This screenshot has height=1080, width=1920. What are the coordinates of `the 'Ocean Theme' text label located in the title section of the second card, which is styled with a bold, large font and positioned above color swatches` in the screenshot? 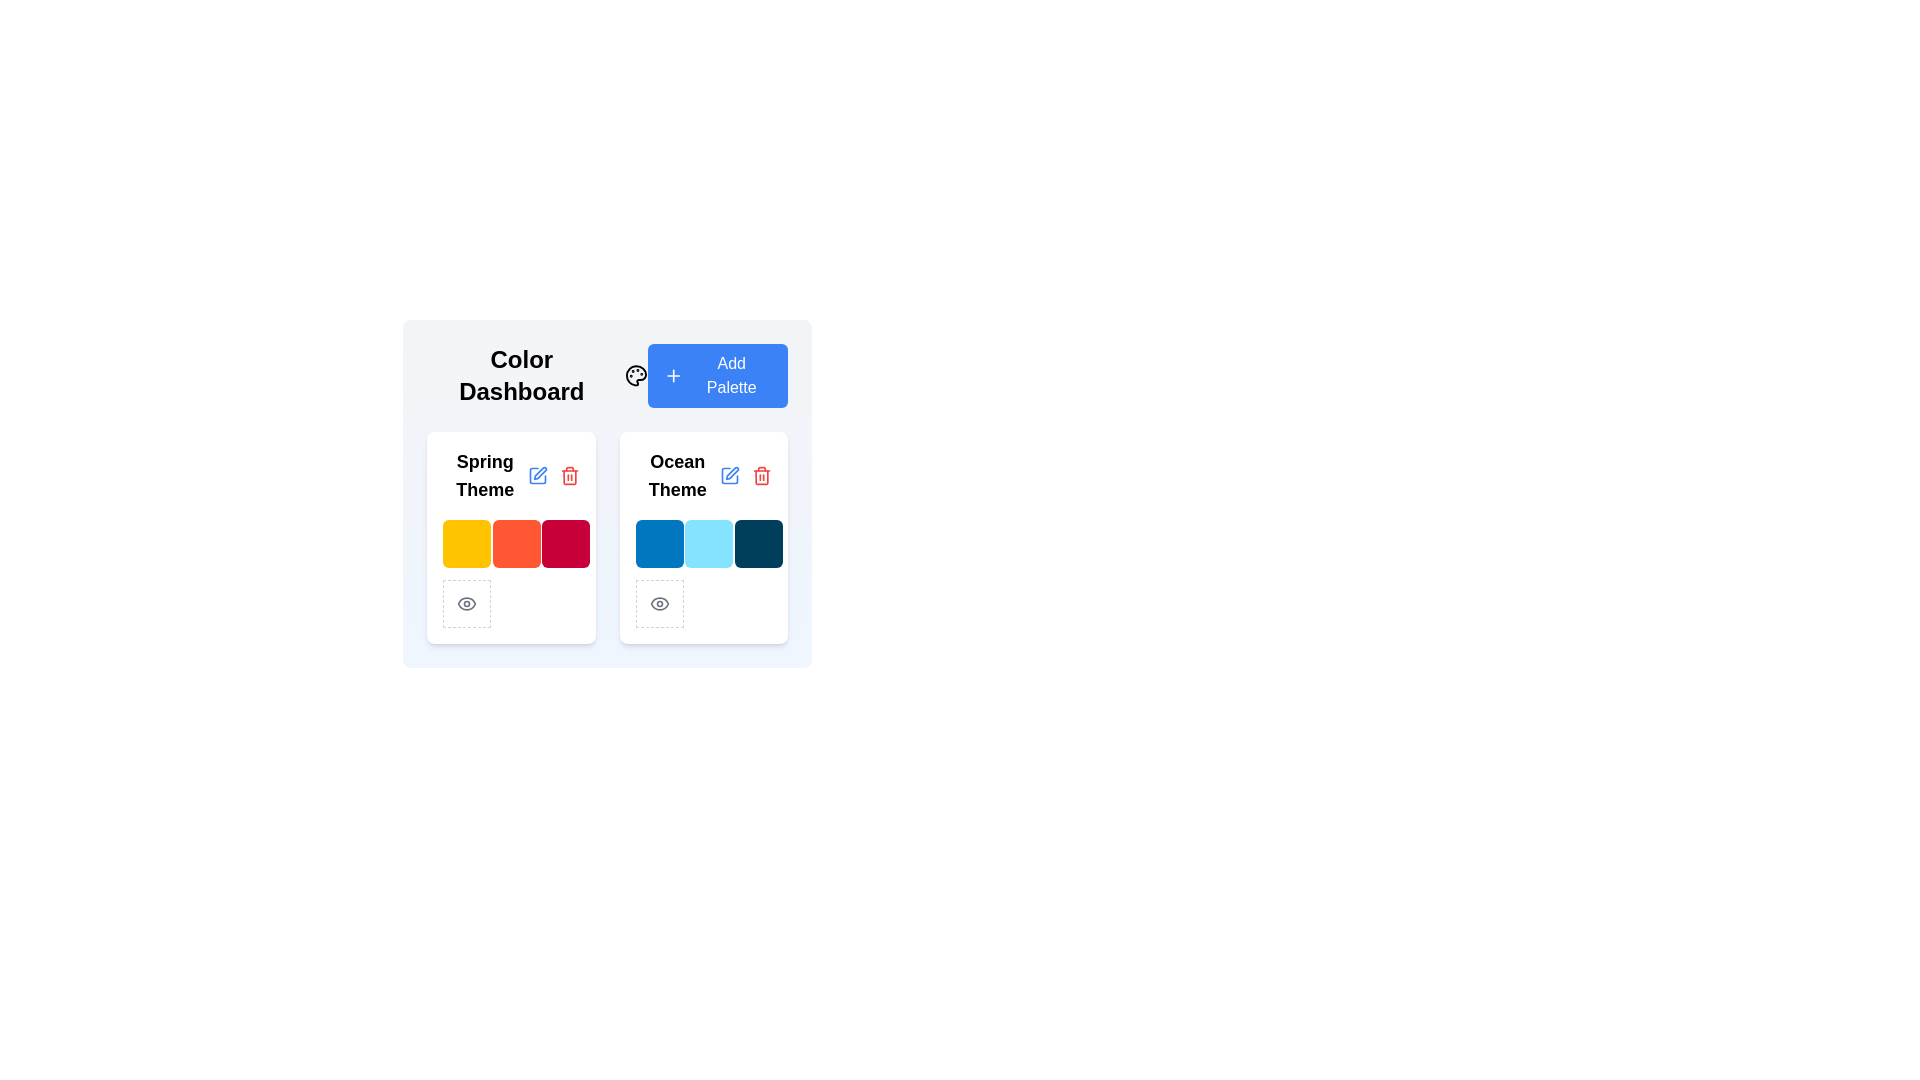 It's located at (677, 475).